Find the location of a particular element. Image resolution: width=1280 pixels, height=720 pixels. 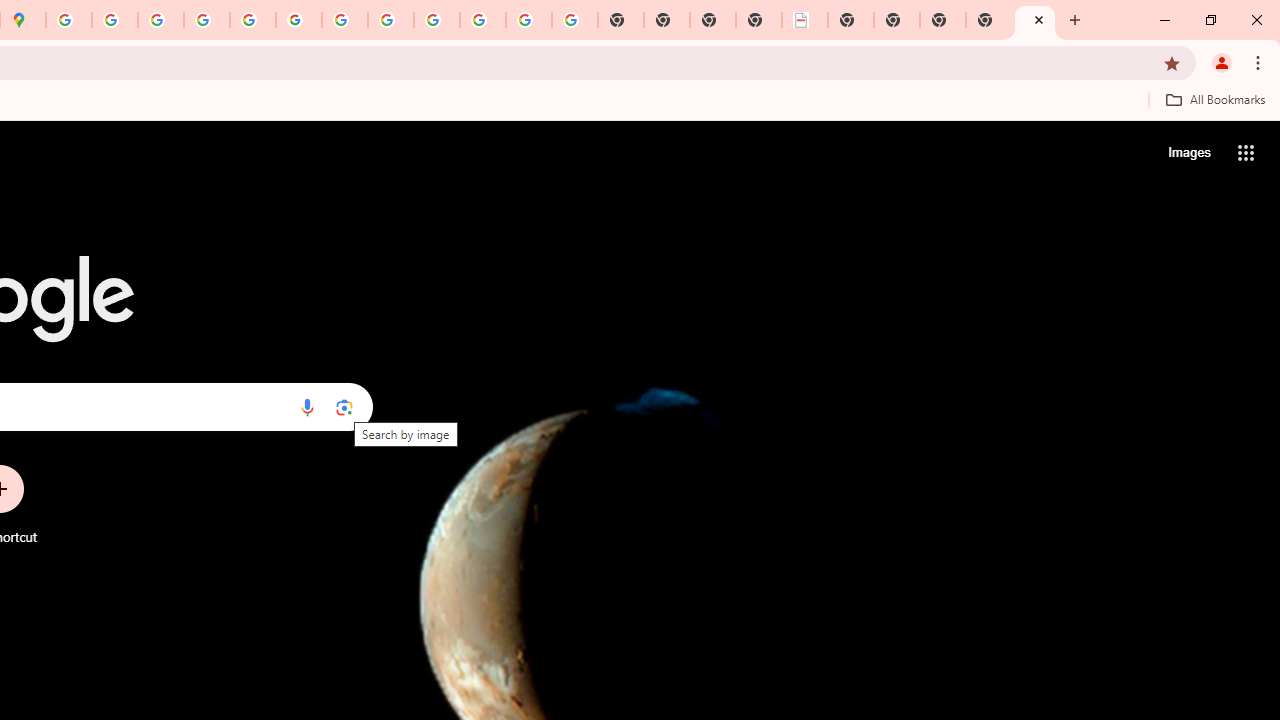

'Search for Images ' is located at coordinates (1189, 152).